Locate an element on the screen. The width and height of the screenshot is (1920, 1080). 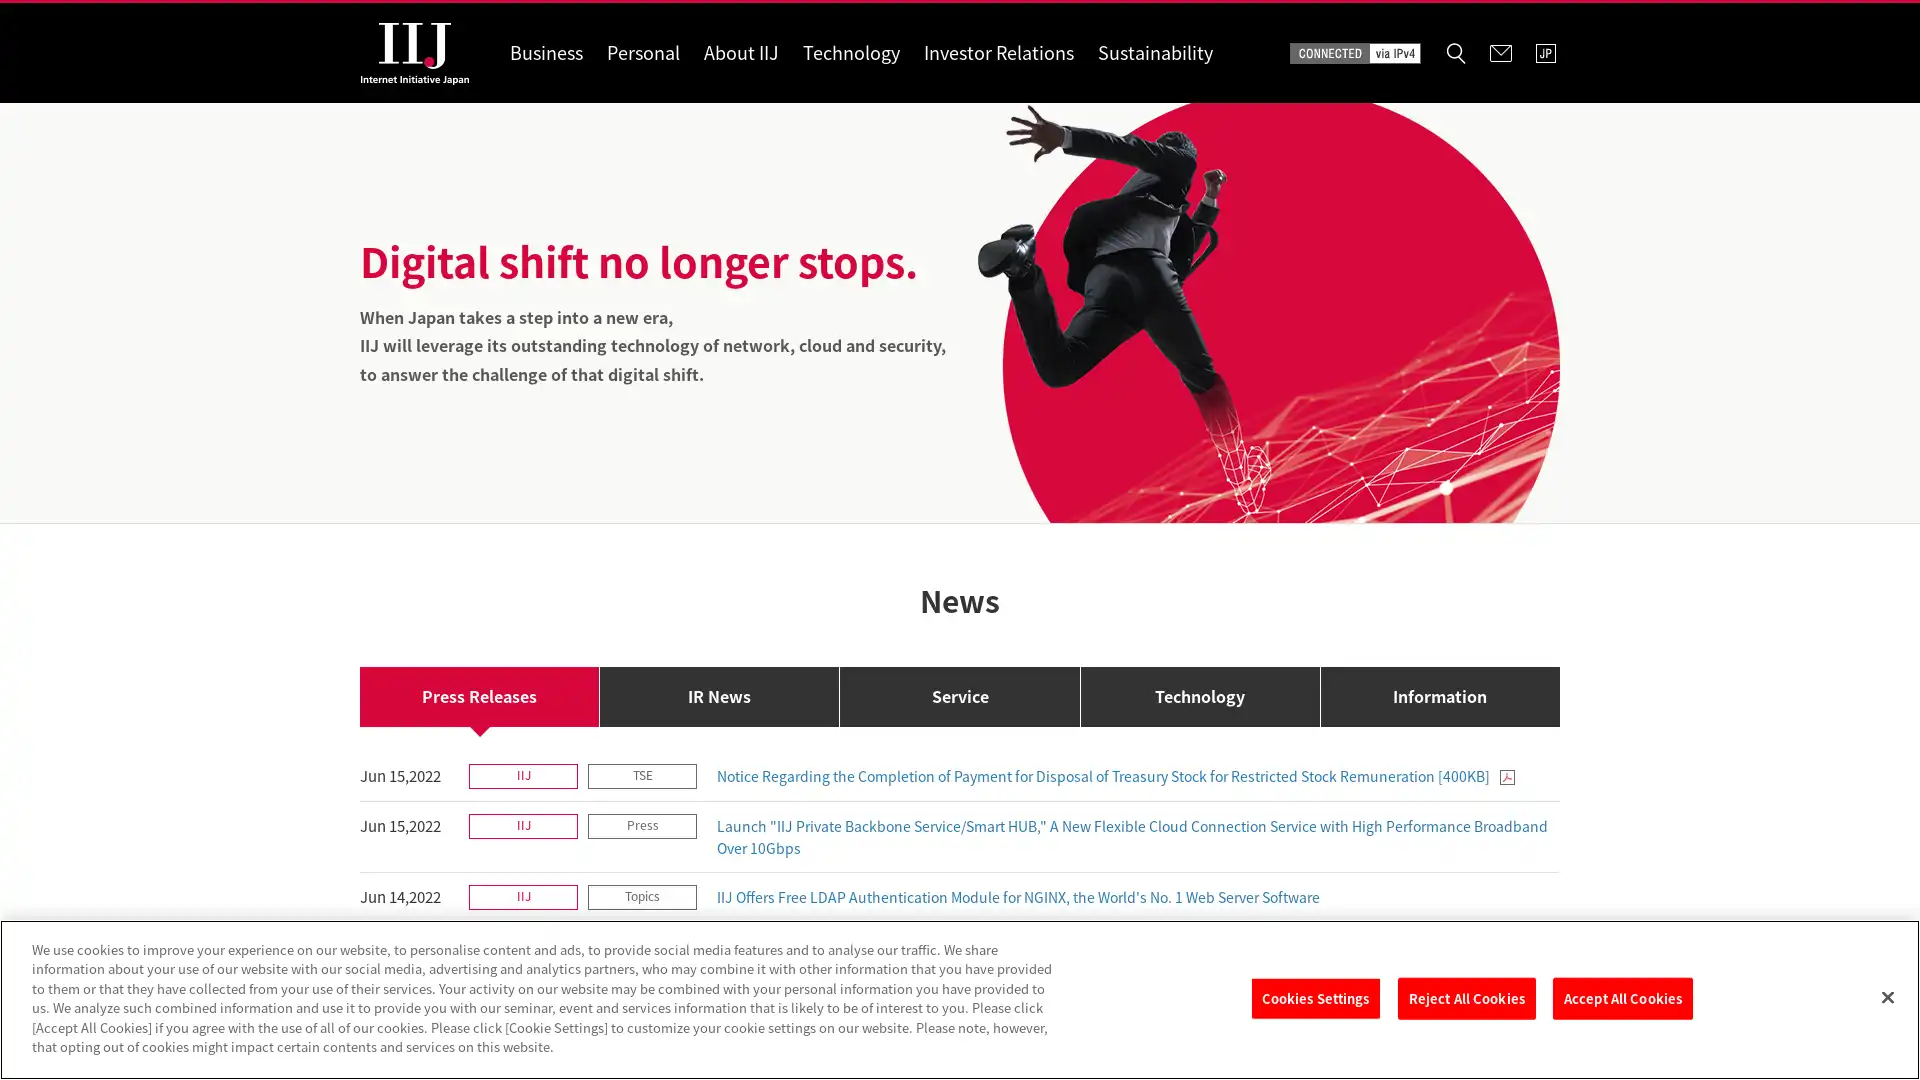
Close is located at coordinates (1886, 996).